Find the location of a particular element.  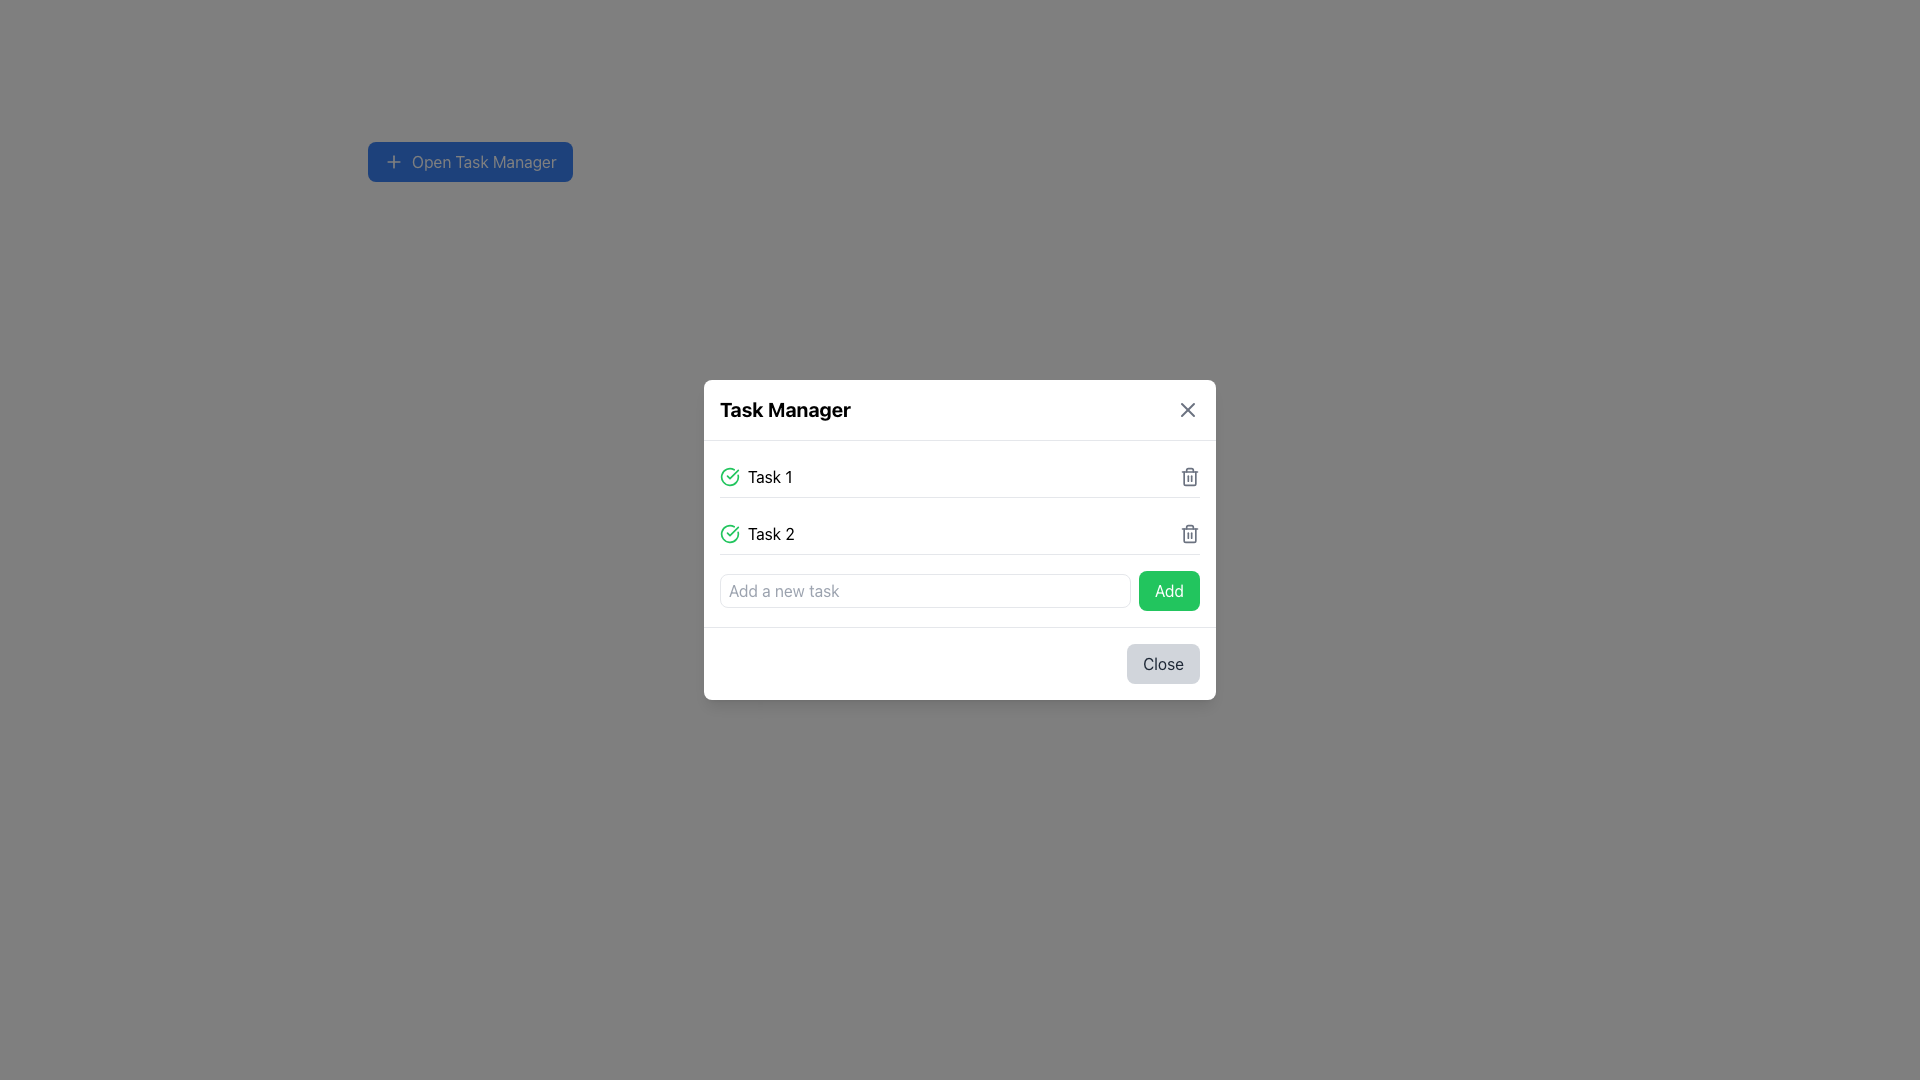

the checkbox of 'Task 1' to mark it as completed in the task list of the task manager modal is located at coordinates (960, 477).